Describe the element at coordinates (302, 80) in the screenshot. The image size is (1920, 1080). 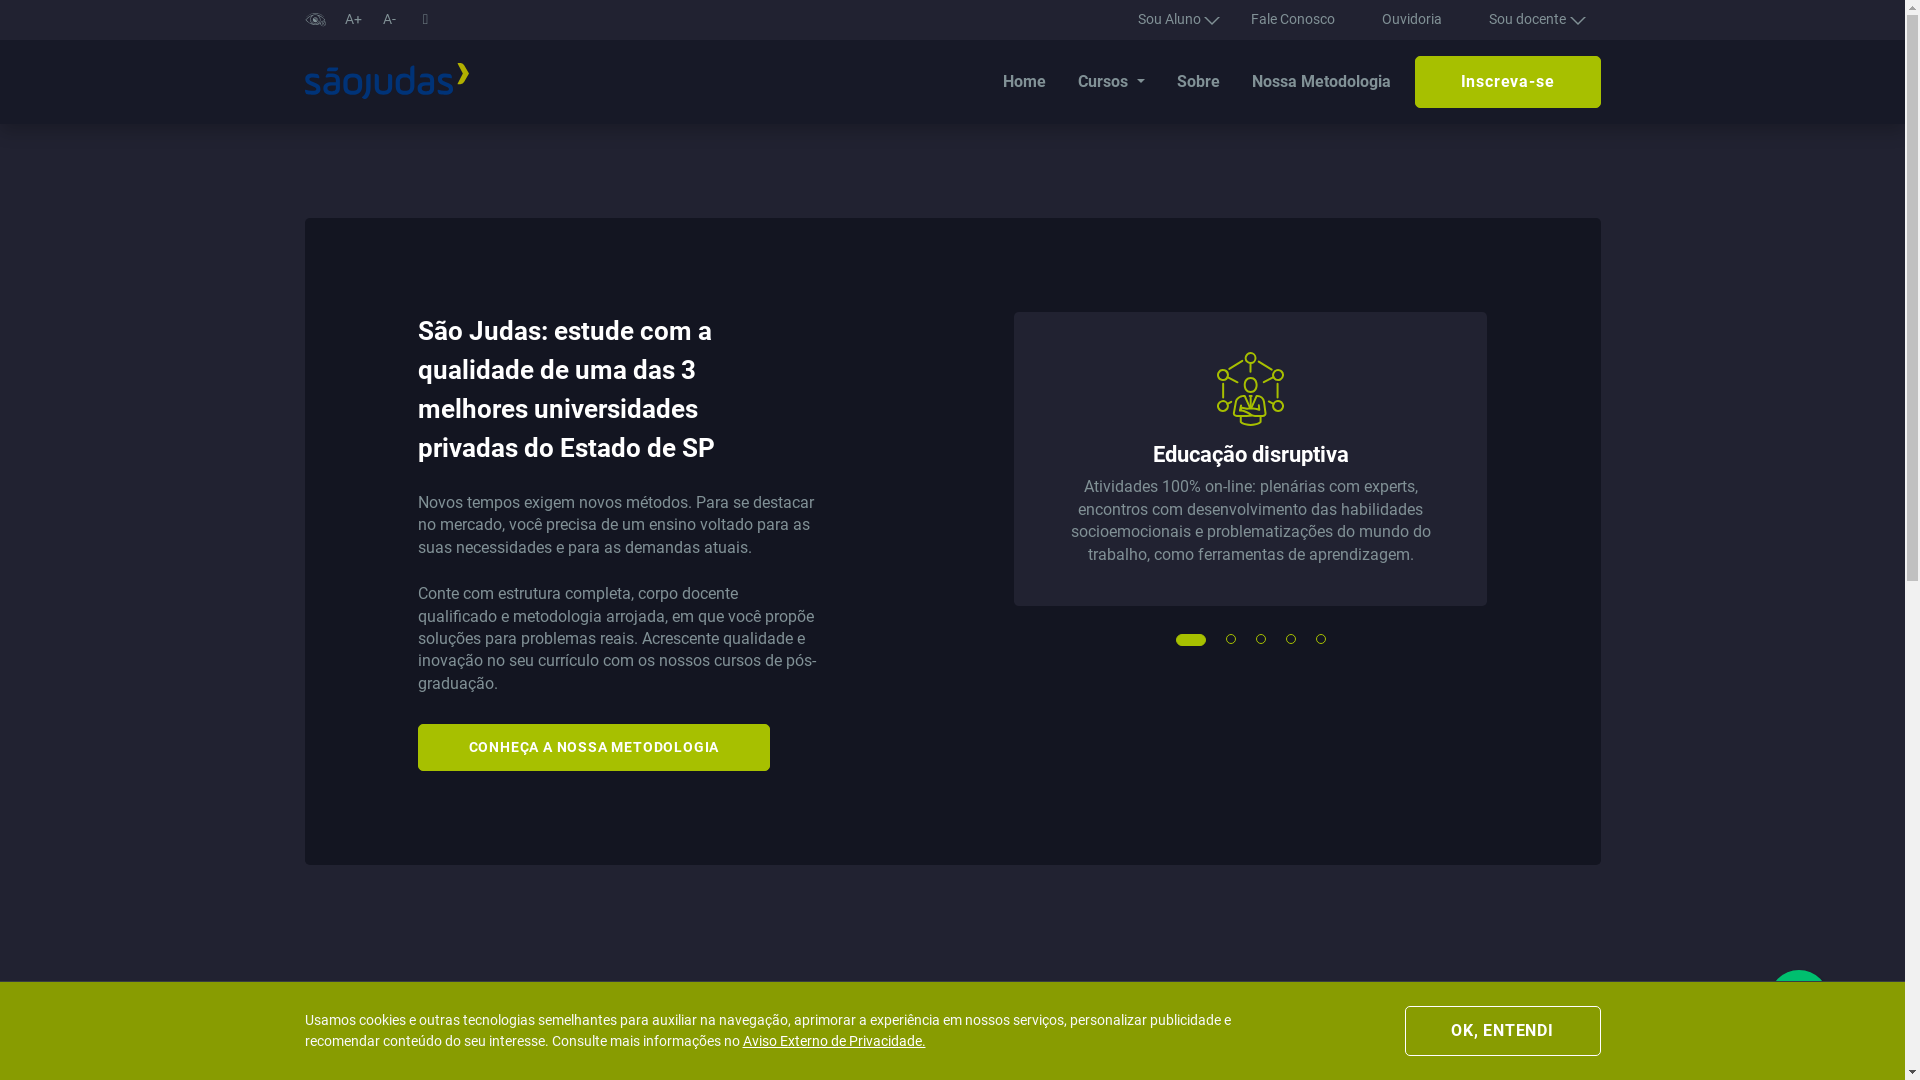
I see `'USJT'` at that location.